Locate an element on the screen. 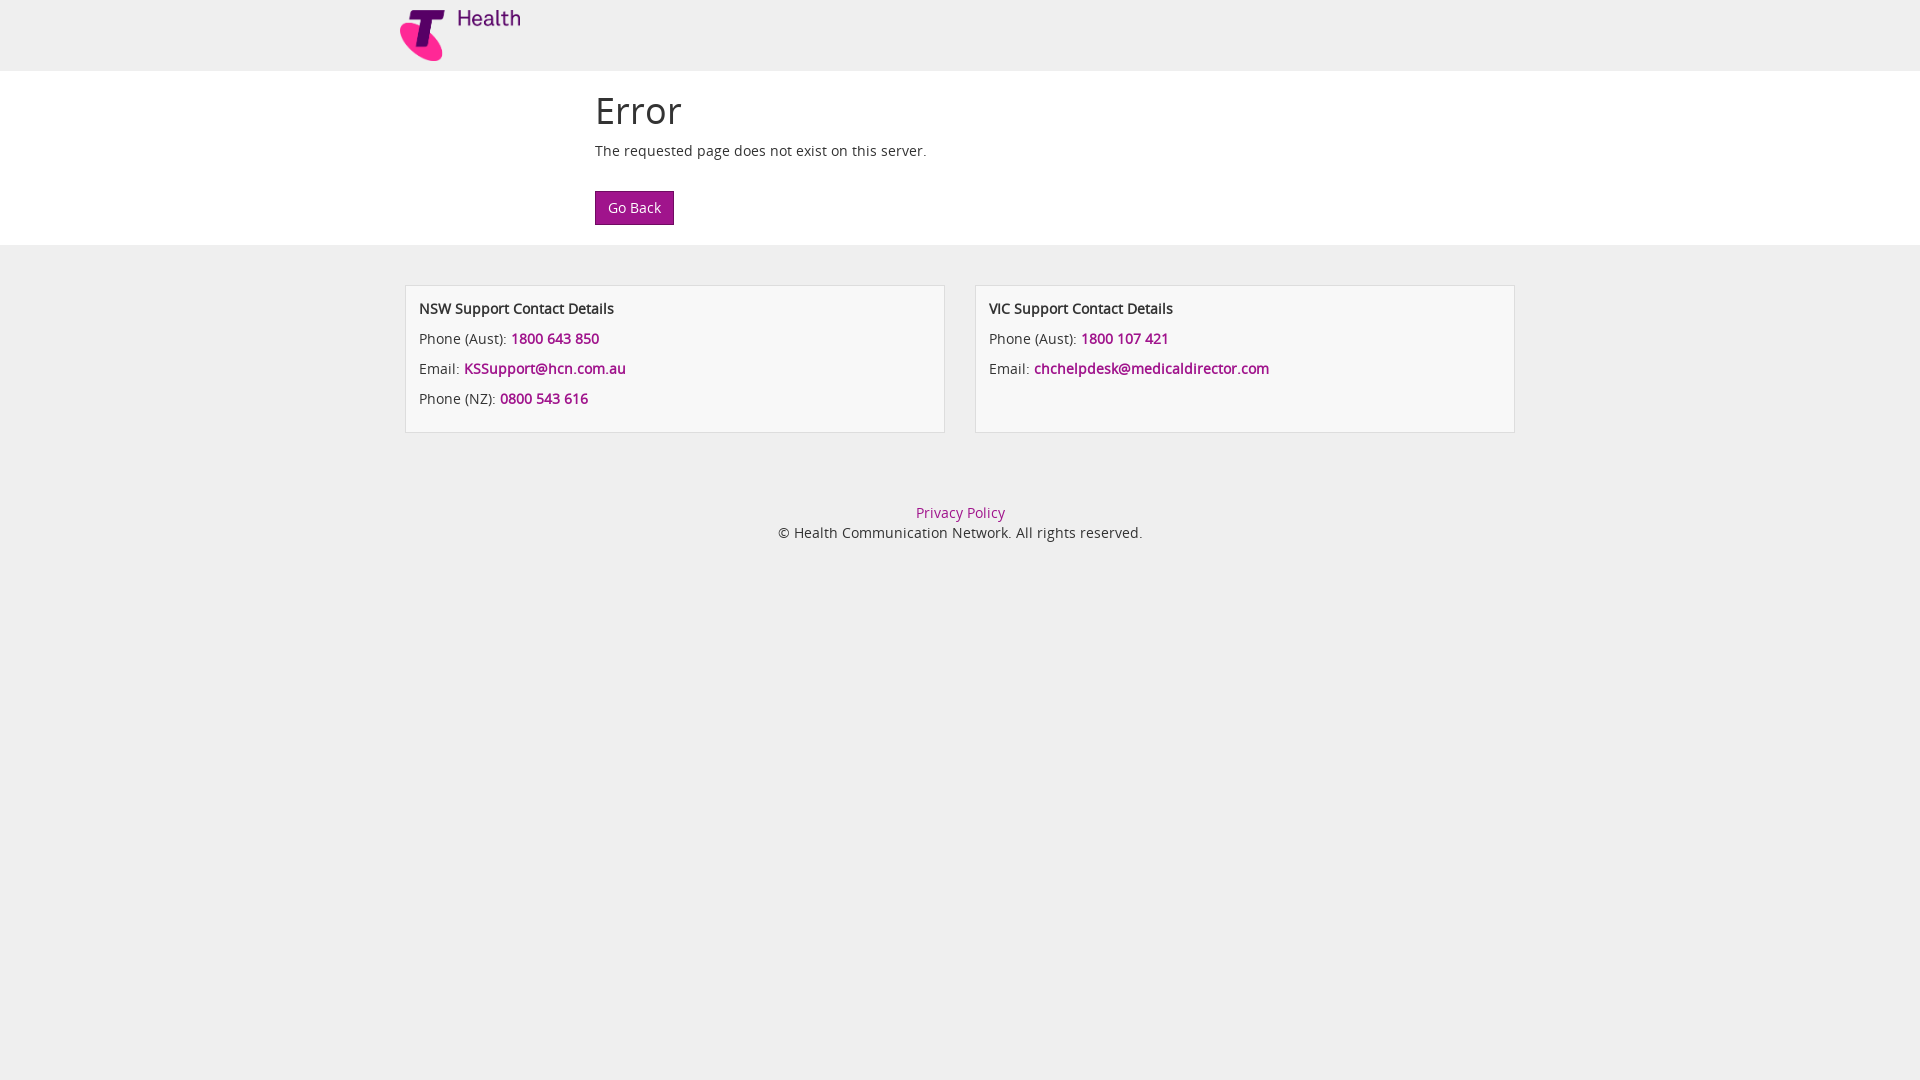 The height and width of the screenshot is (1080, 1920). 'Go Back' is located at coordinates (633, 208).